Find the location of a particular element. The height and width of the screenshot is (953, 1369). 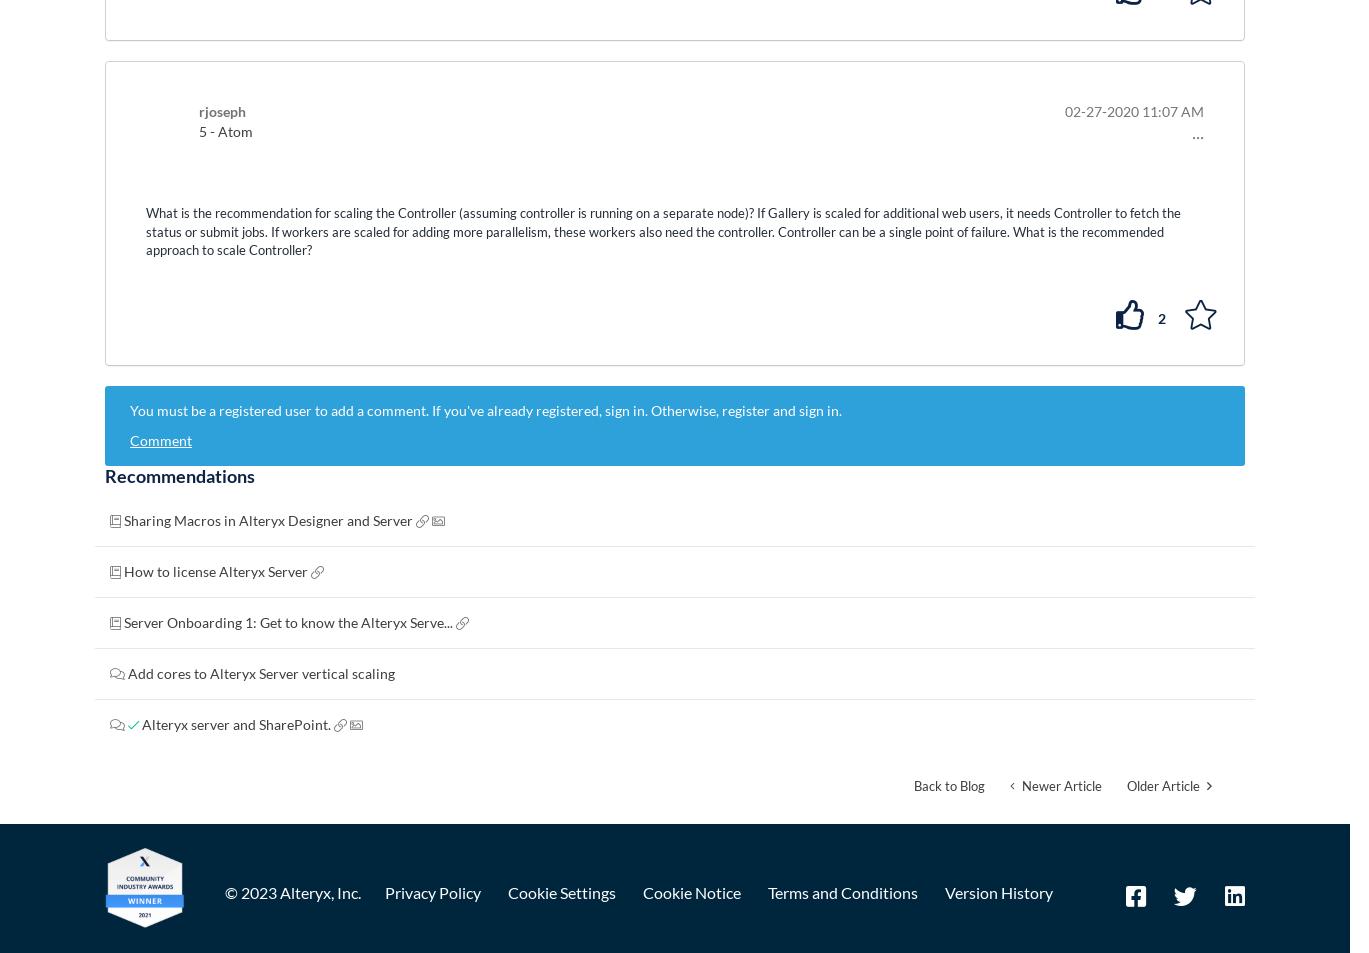

'How to license Alteryx Server' is located at coordinates (217, 571).